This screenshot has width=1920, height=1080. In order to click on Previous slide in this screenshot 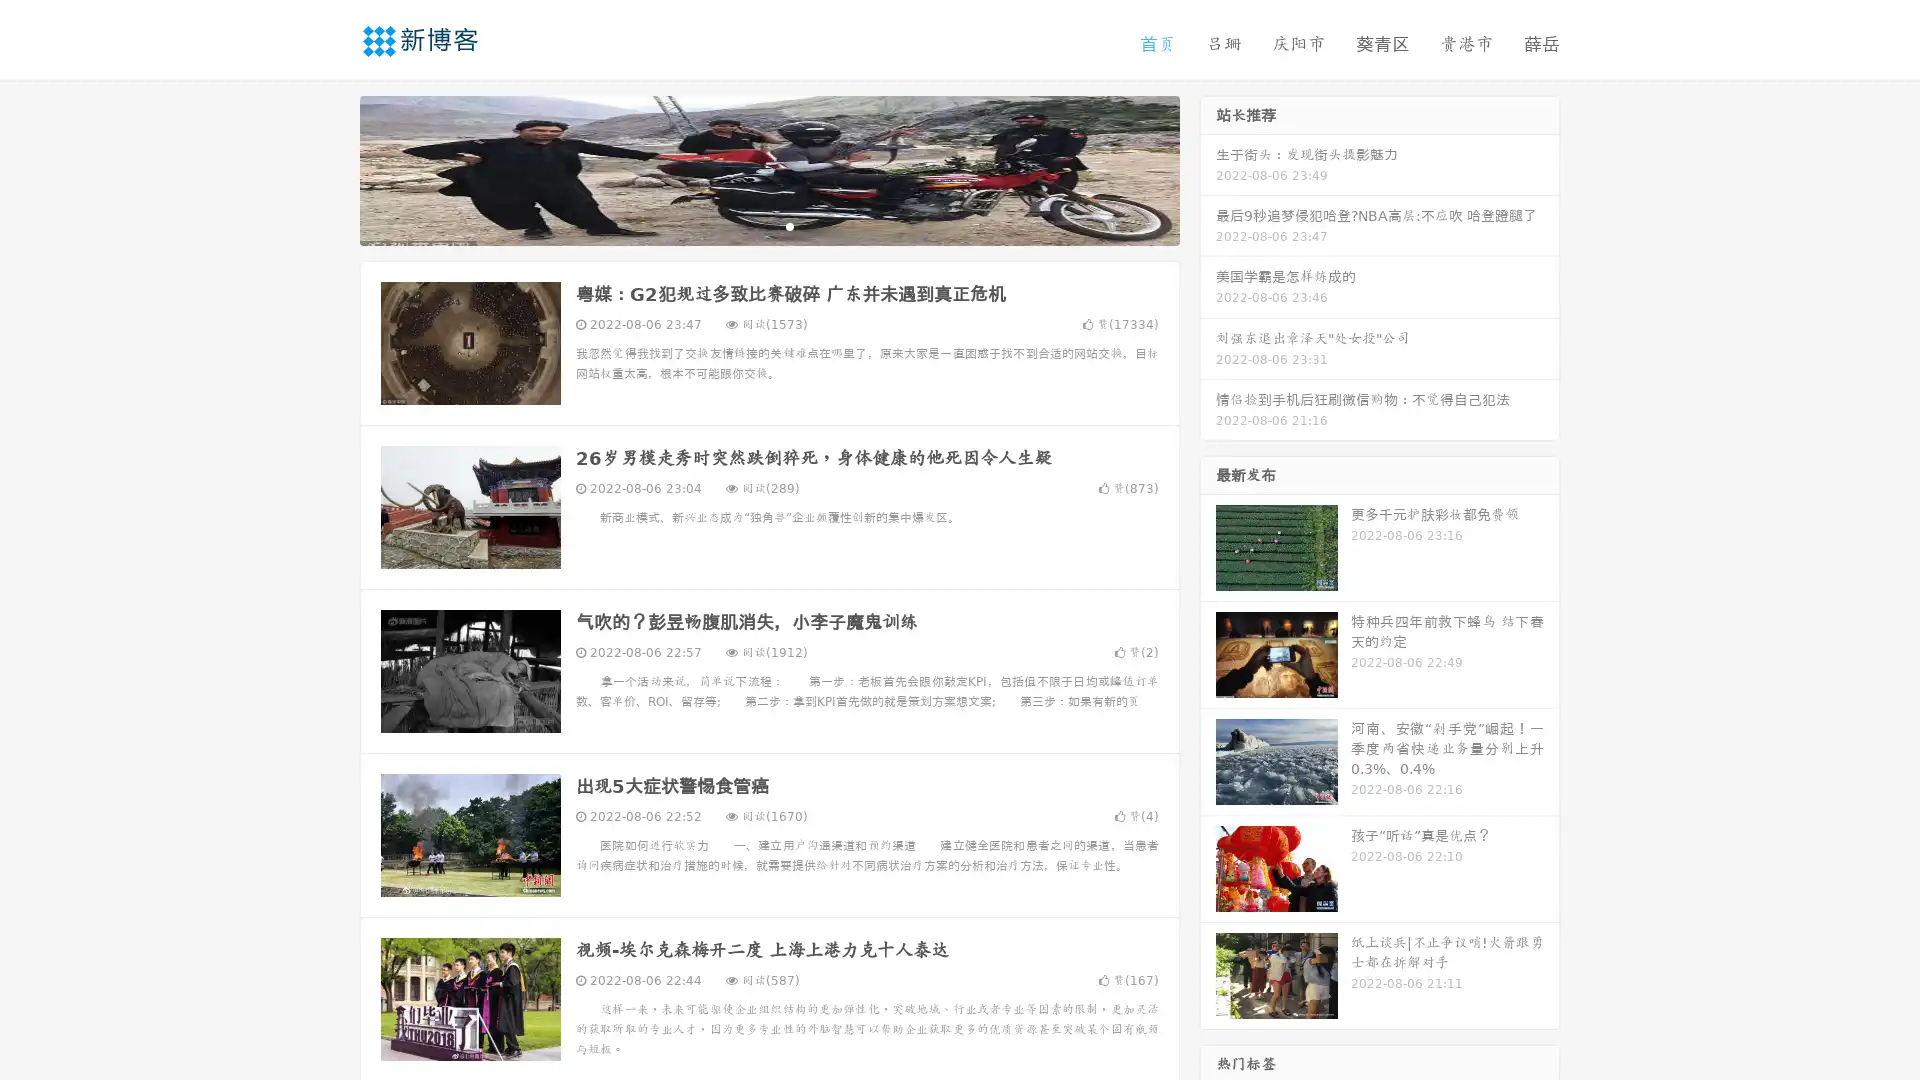, I will do `click(330, 168)`.